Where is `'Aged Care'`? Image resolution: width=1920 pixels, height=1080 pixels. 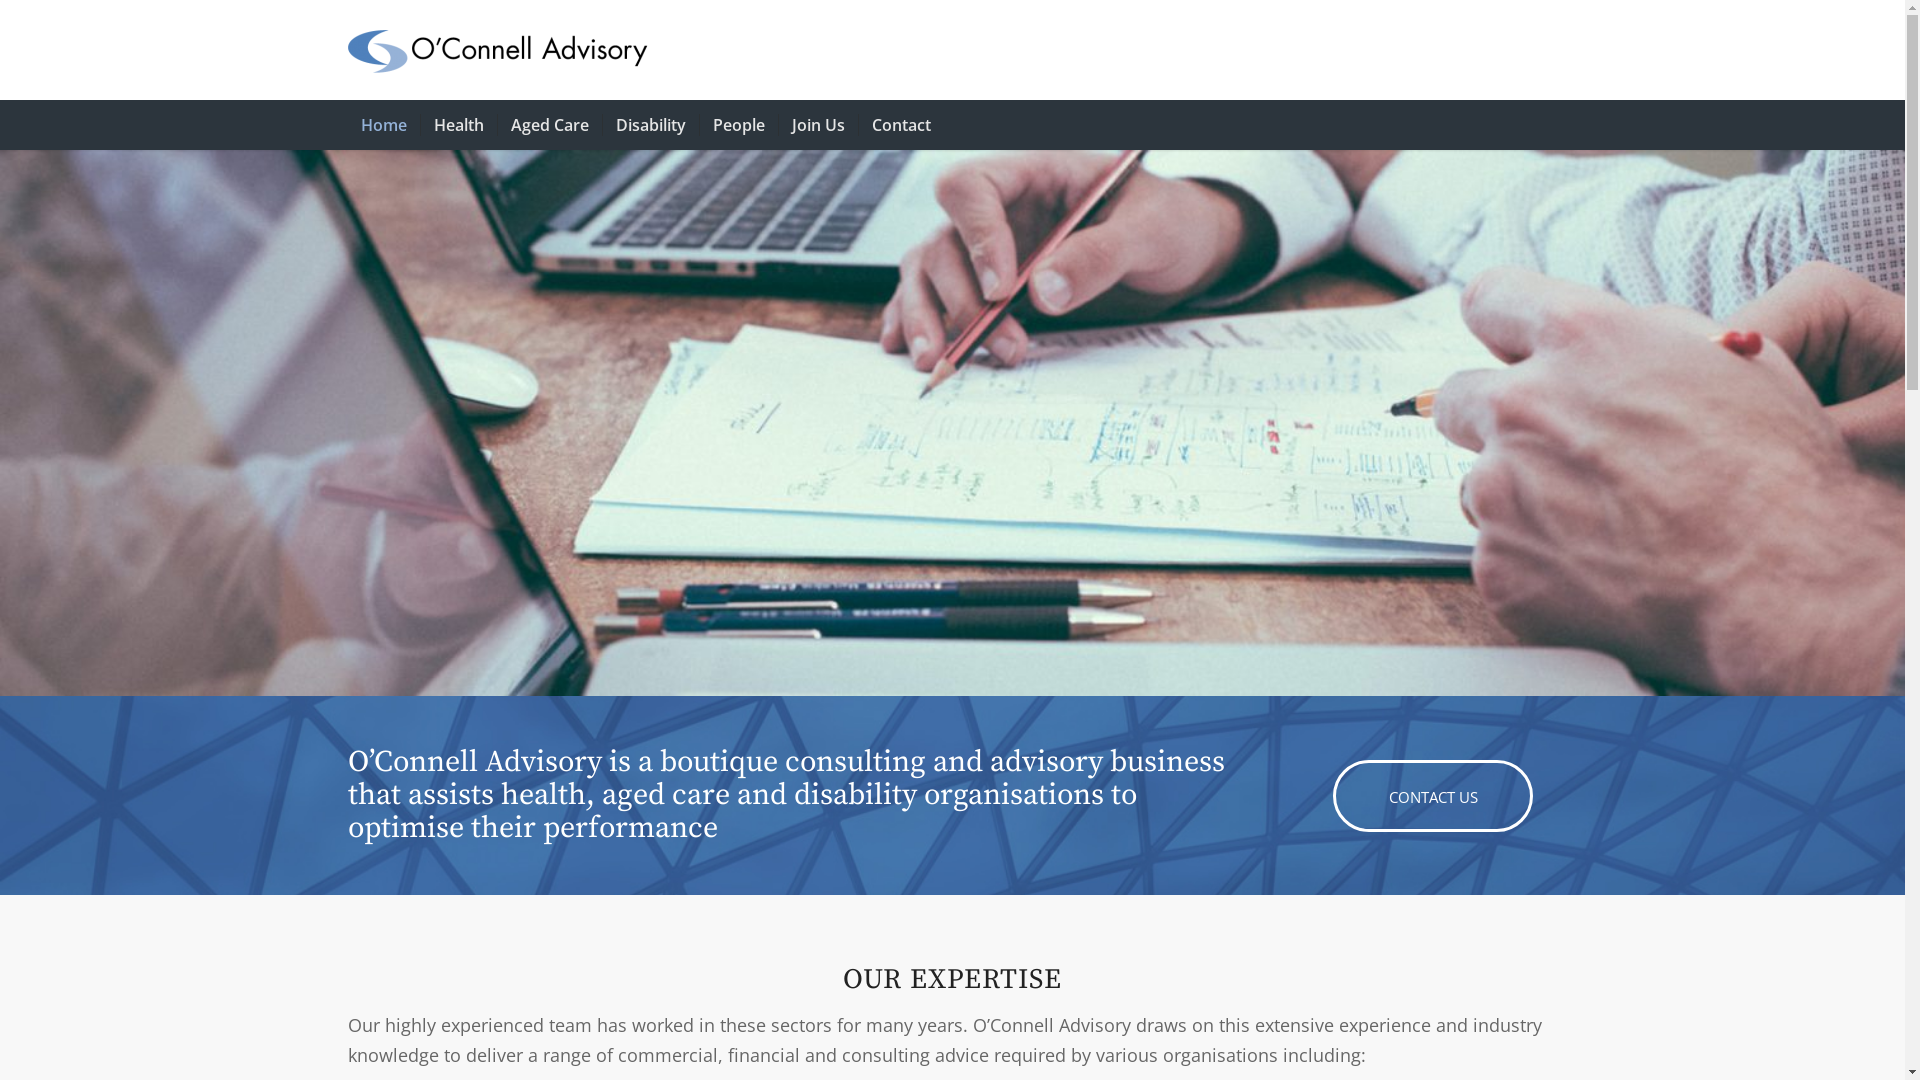
'Aged Care' is located at coordinates (548, 124).